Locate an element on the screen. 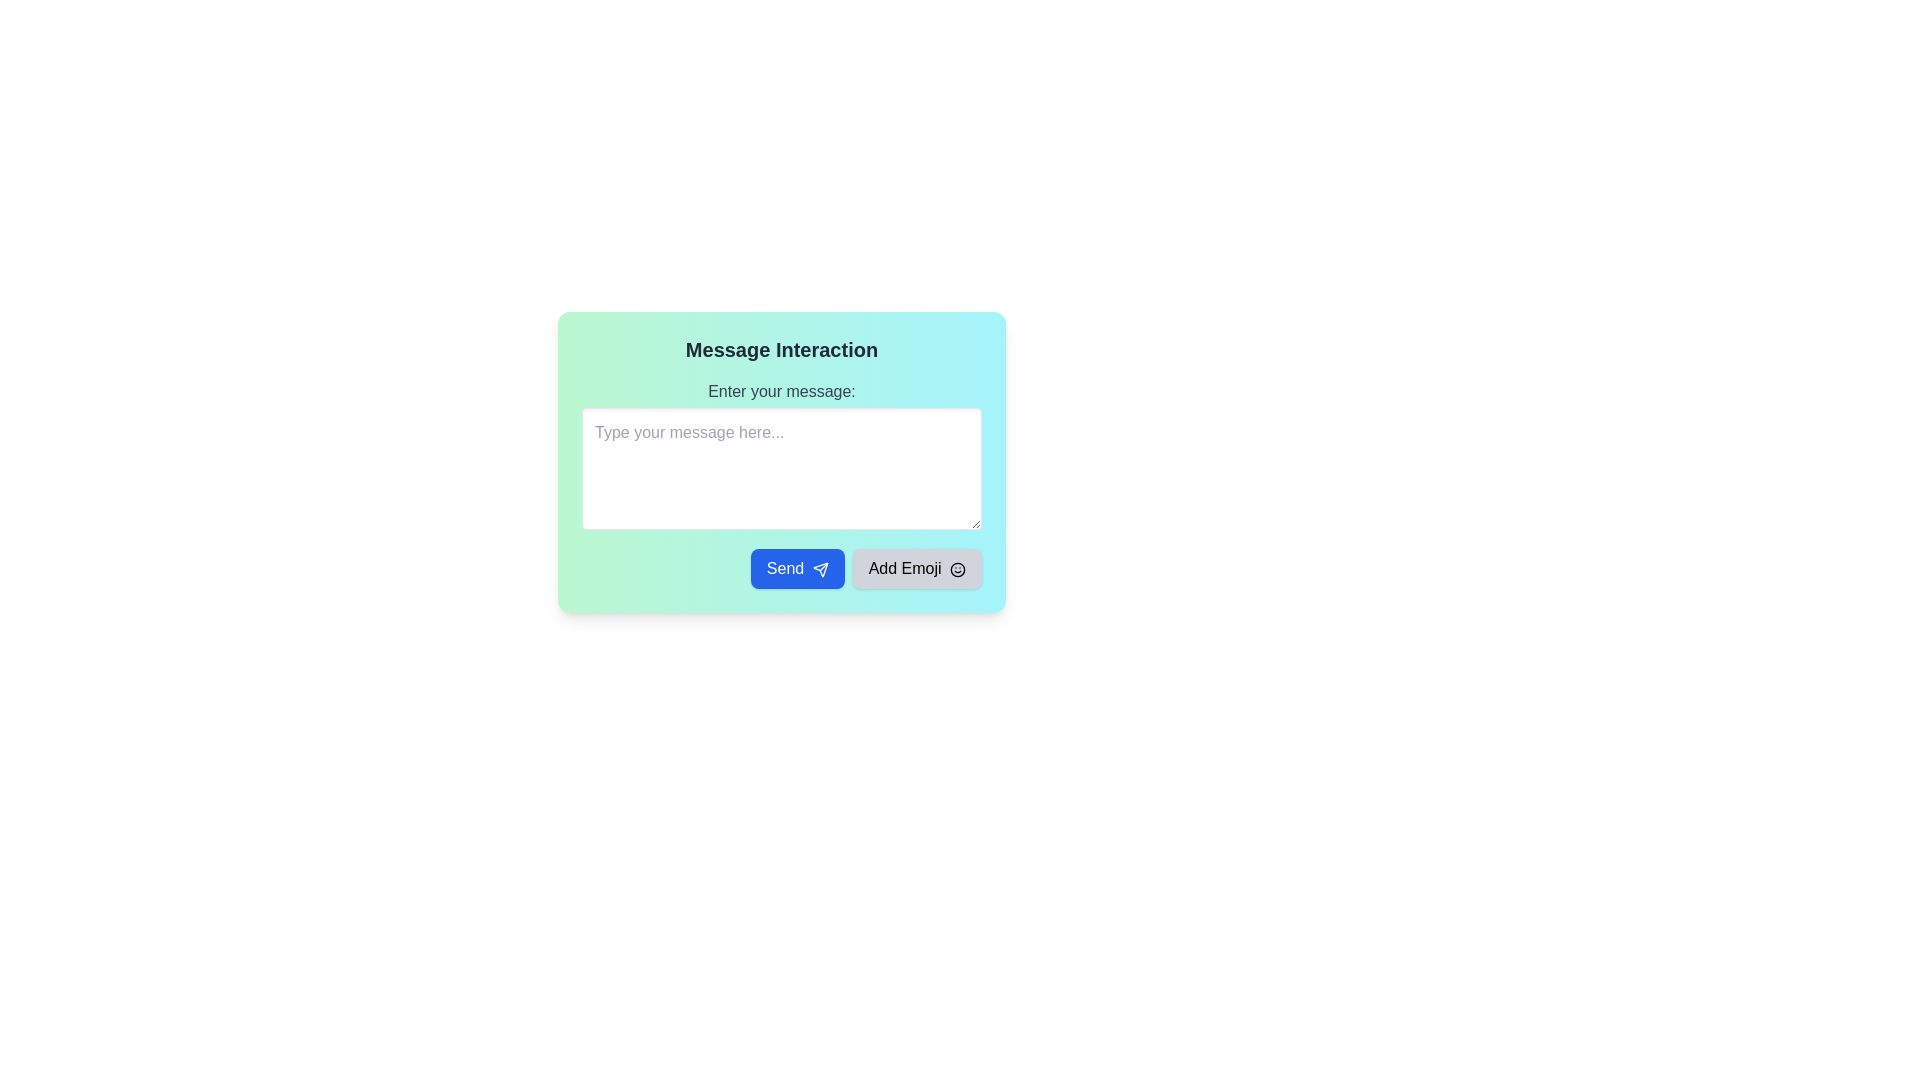 The image size is (1920, 1080). the smiley face icon located within the 'Add Emoji' button is located at coordinates (957, 569).